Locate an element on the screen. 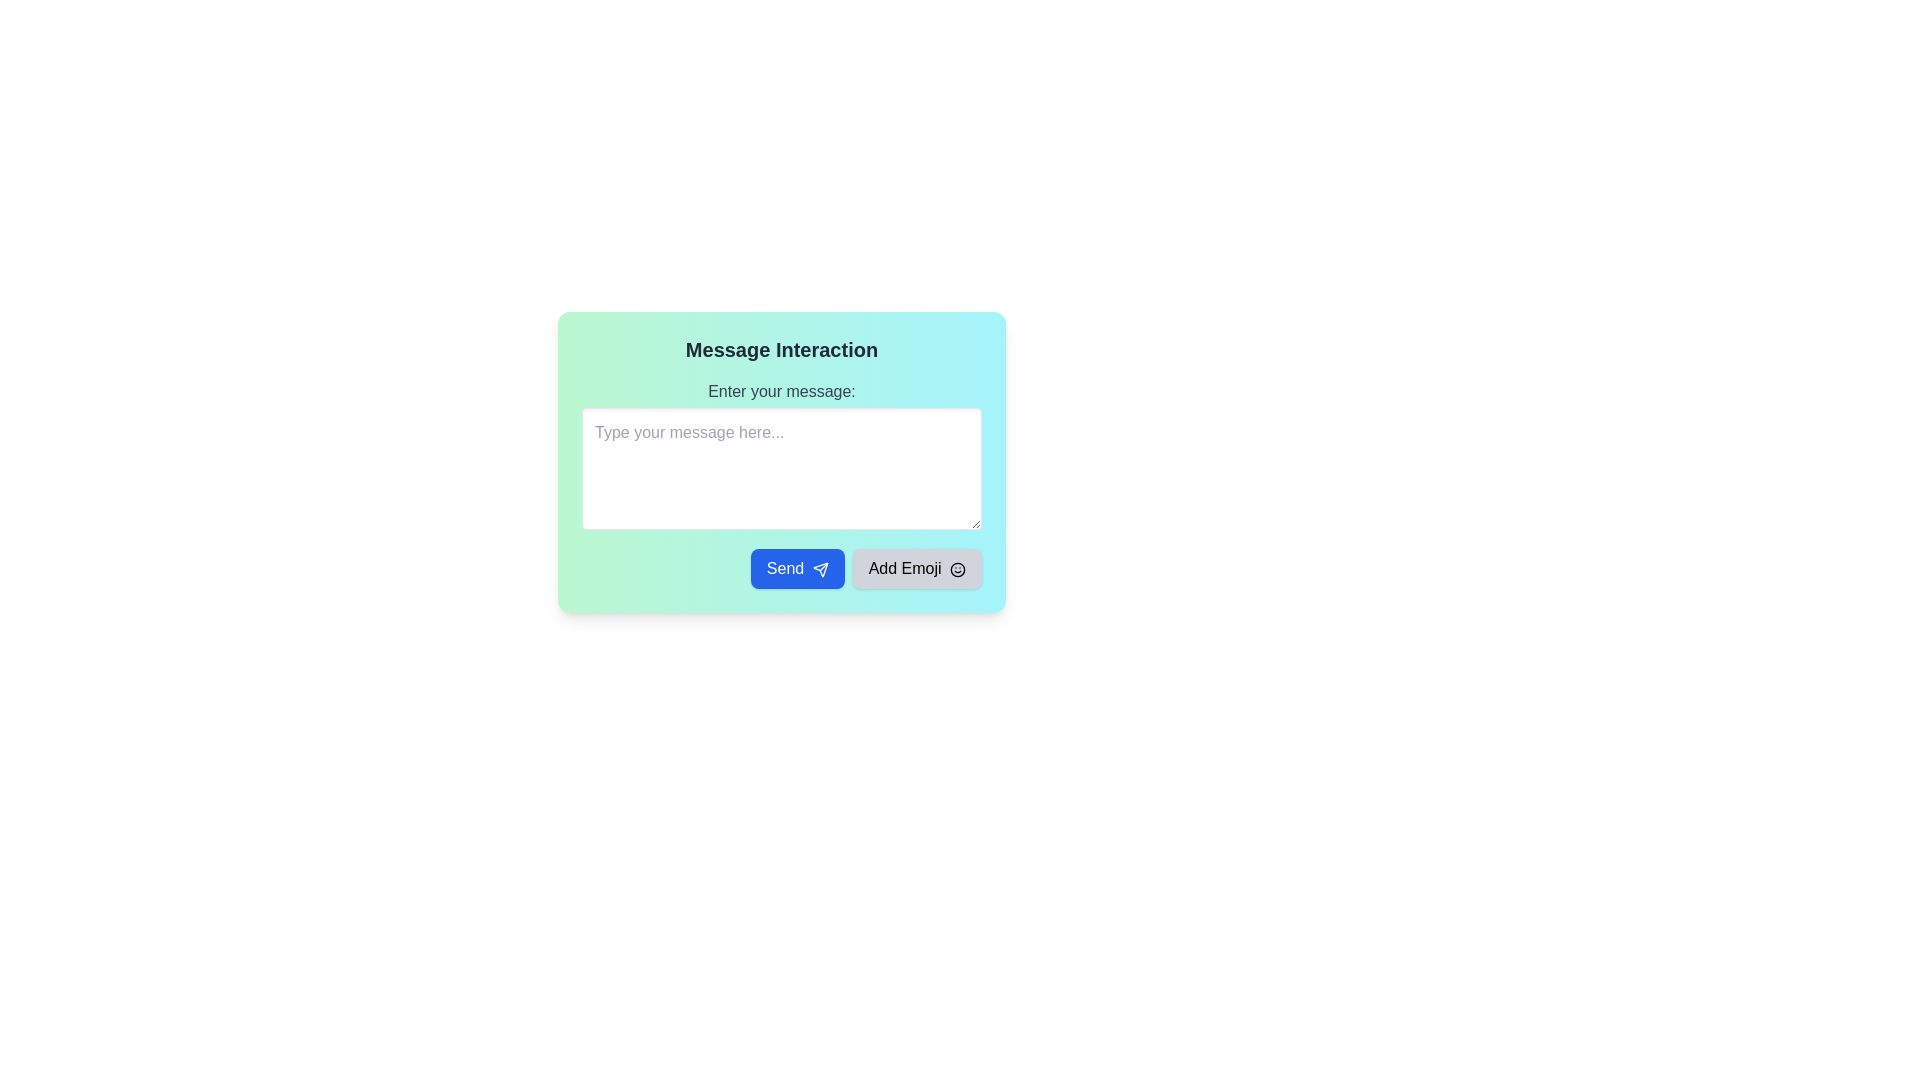 The image size is (1920, 1080). the smiley face icon located within the 'Add Emoji' button is located at coordinates (957, 569).